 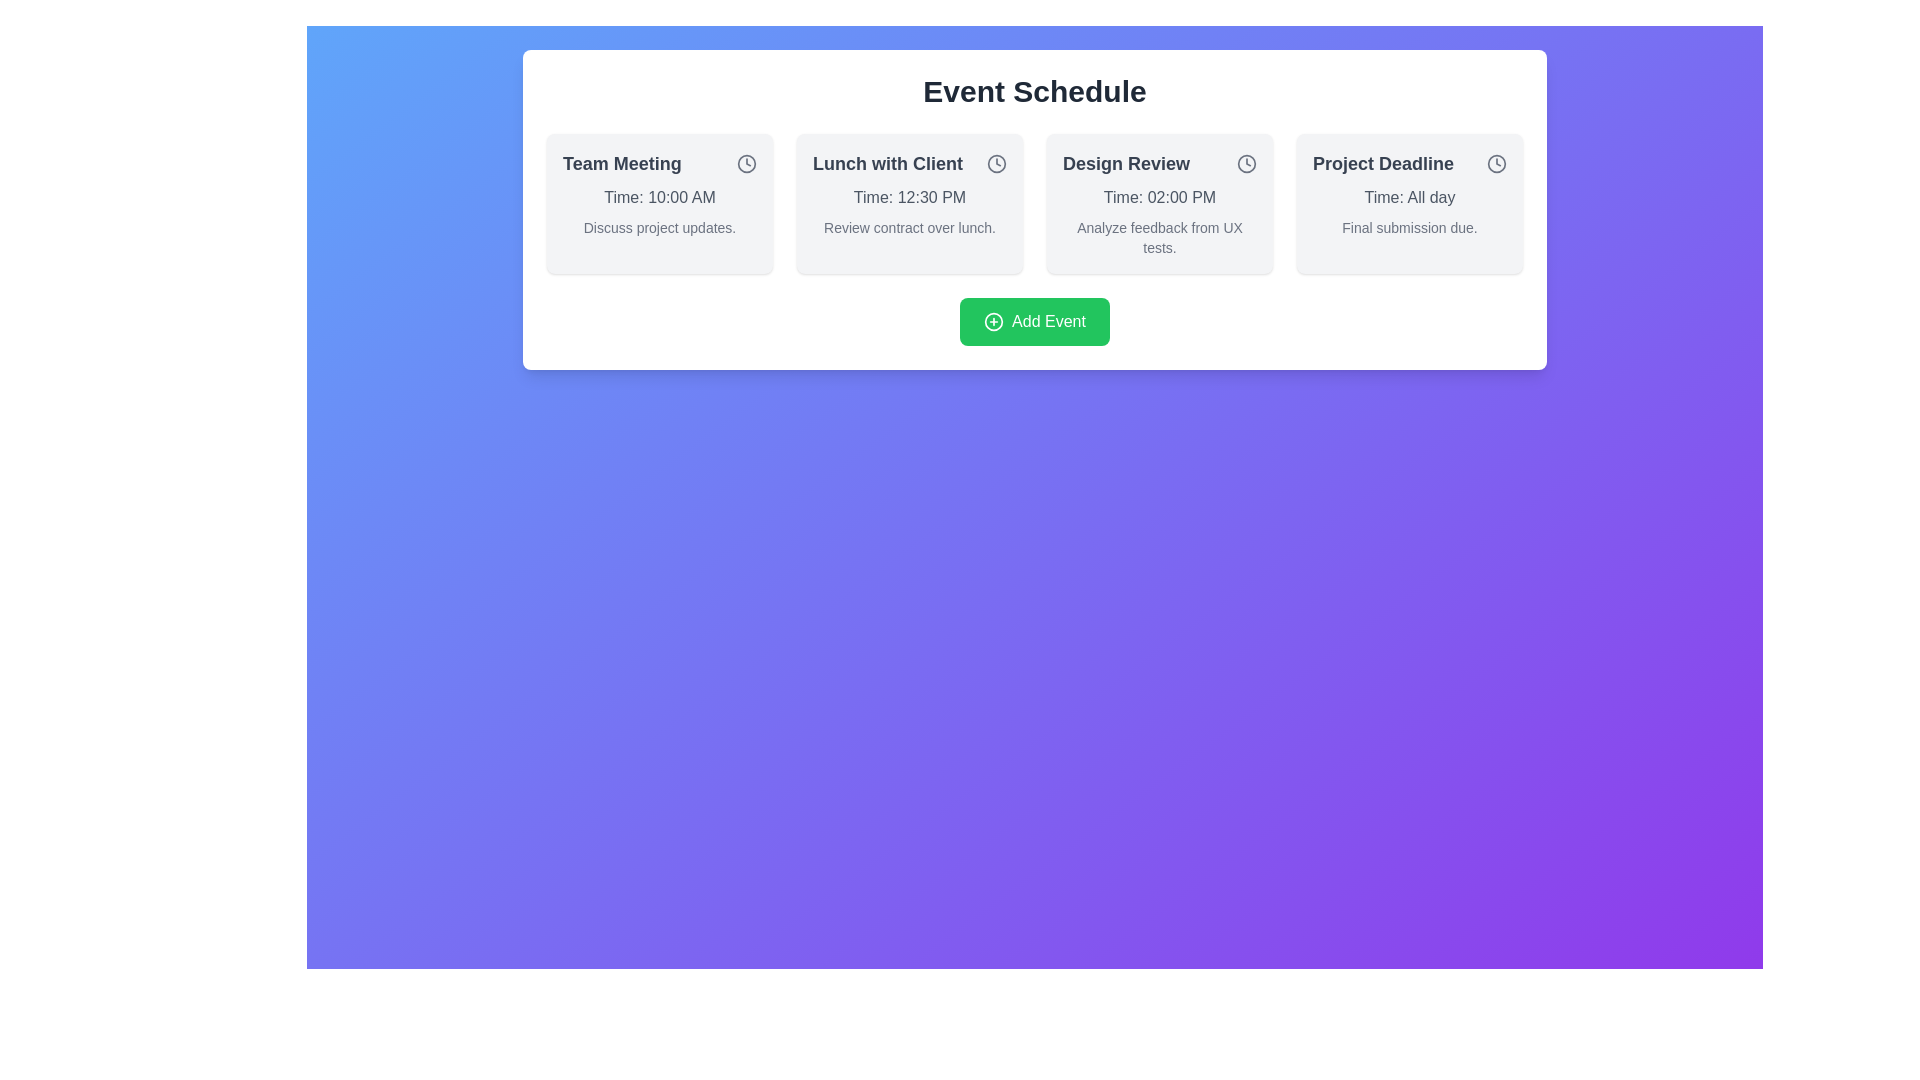 What do you see at coordinates (1126, 163) in the screenshot?
I see `the bold text element displaying 'Design Review' located in the third card of the event schedule, styled in dark gray color` at bounding box center [1126, 163].